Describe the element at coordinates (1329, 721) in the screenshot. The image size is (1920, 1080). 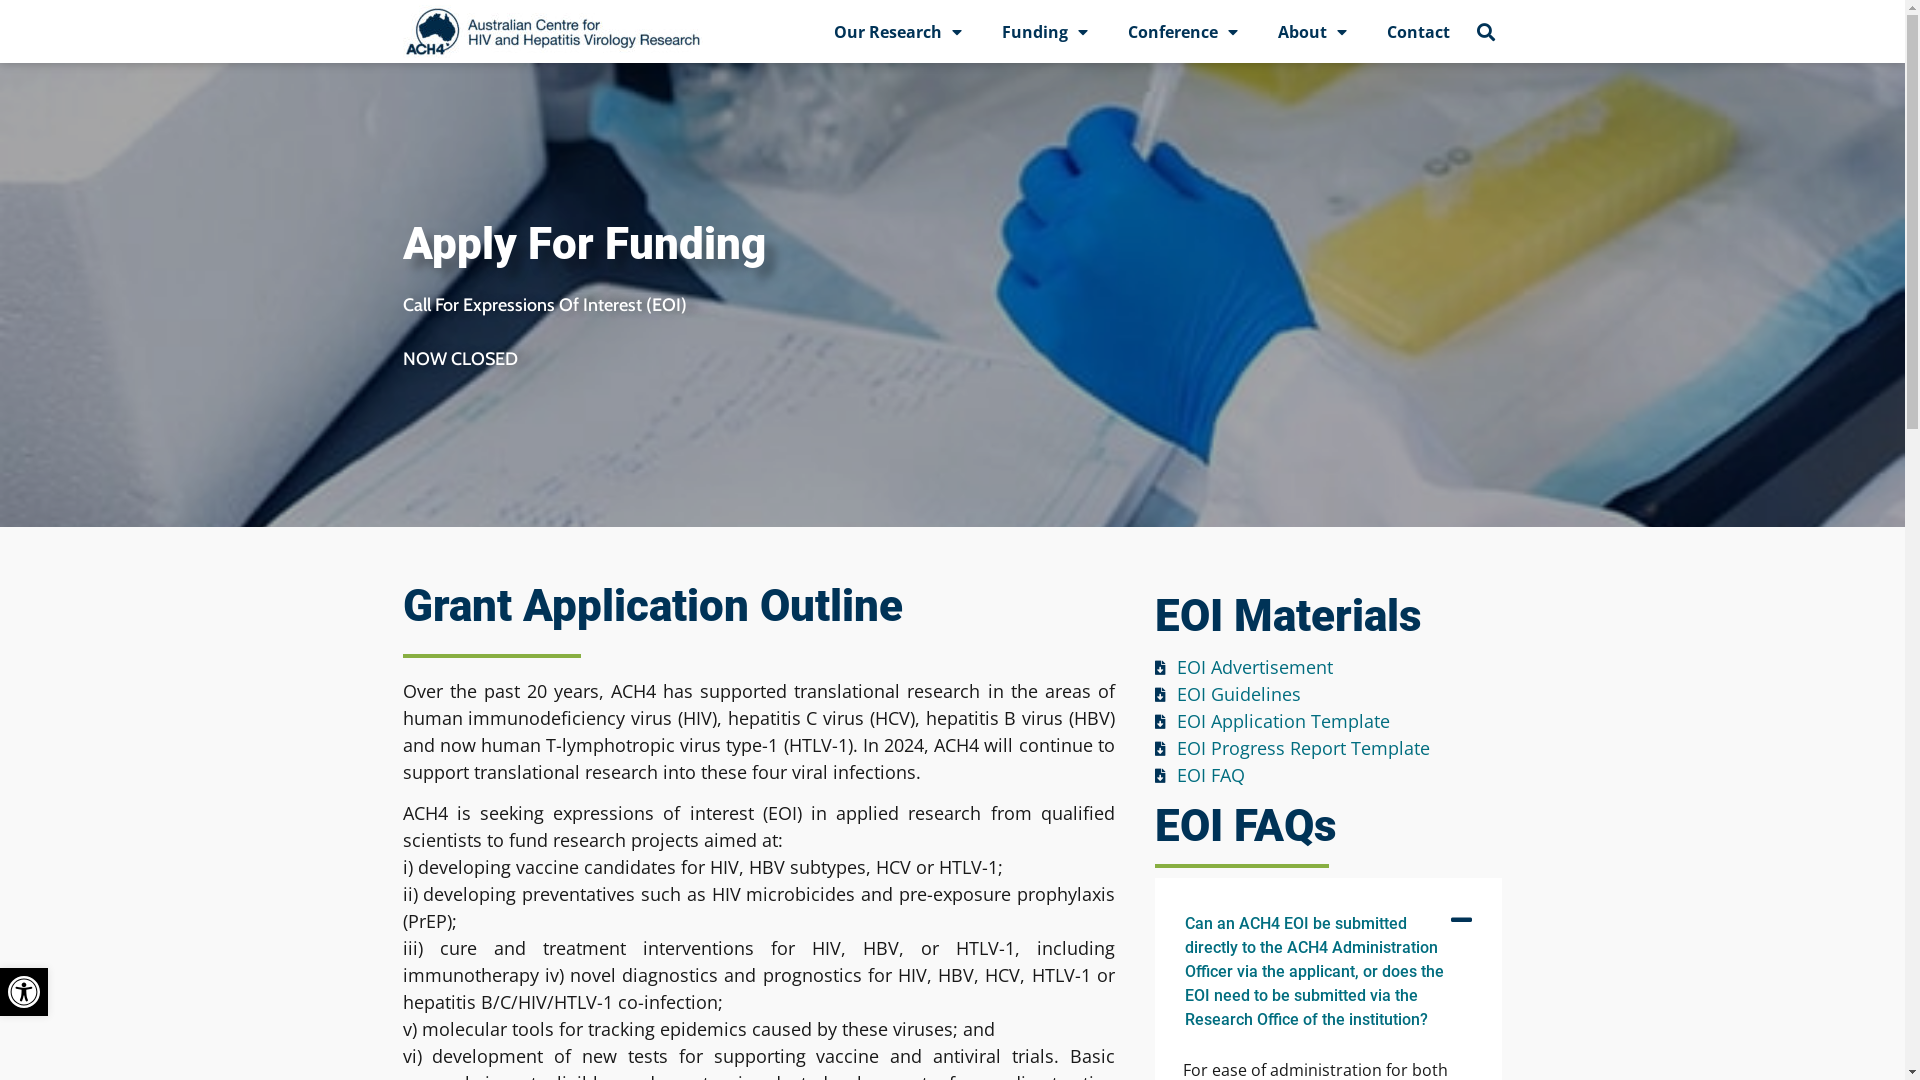
I see `'EOI Application Template'` at that location.